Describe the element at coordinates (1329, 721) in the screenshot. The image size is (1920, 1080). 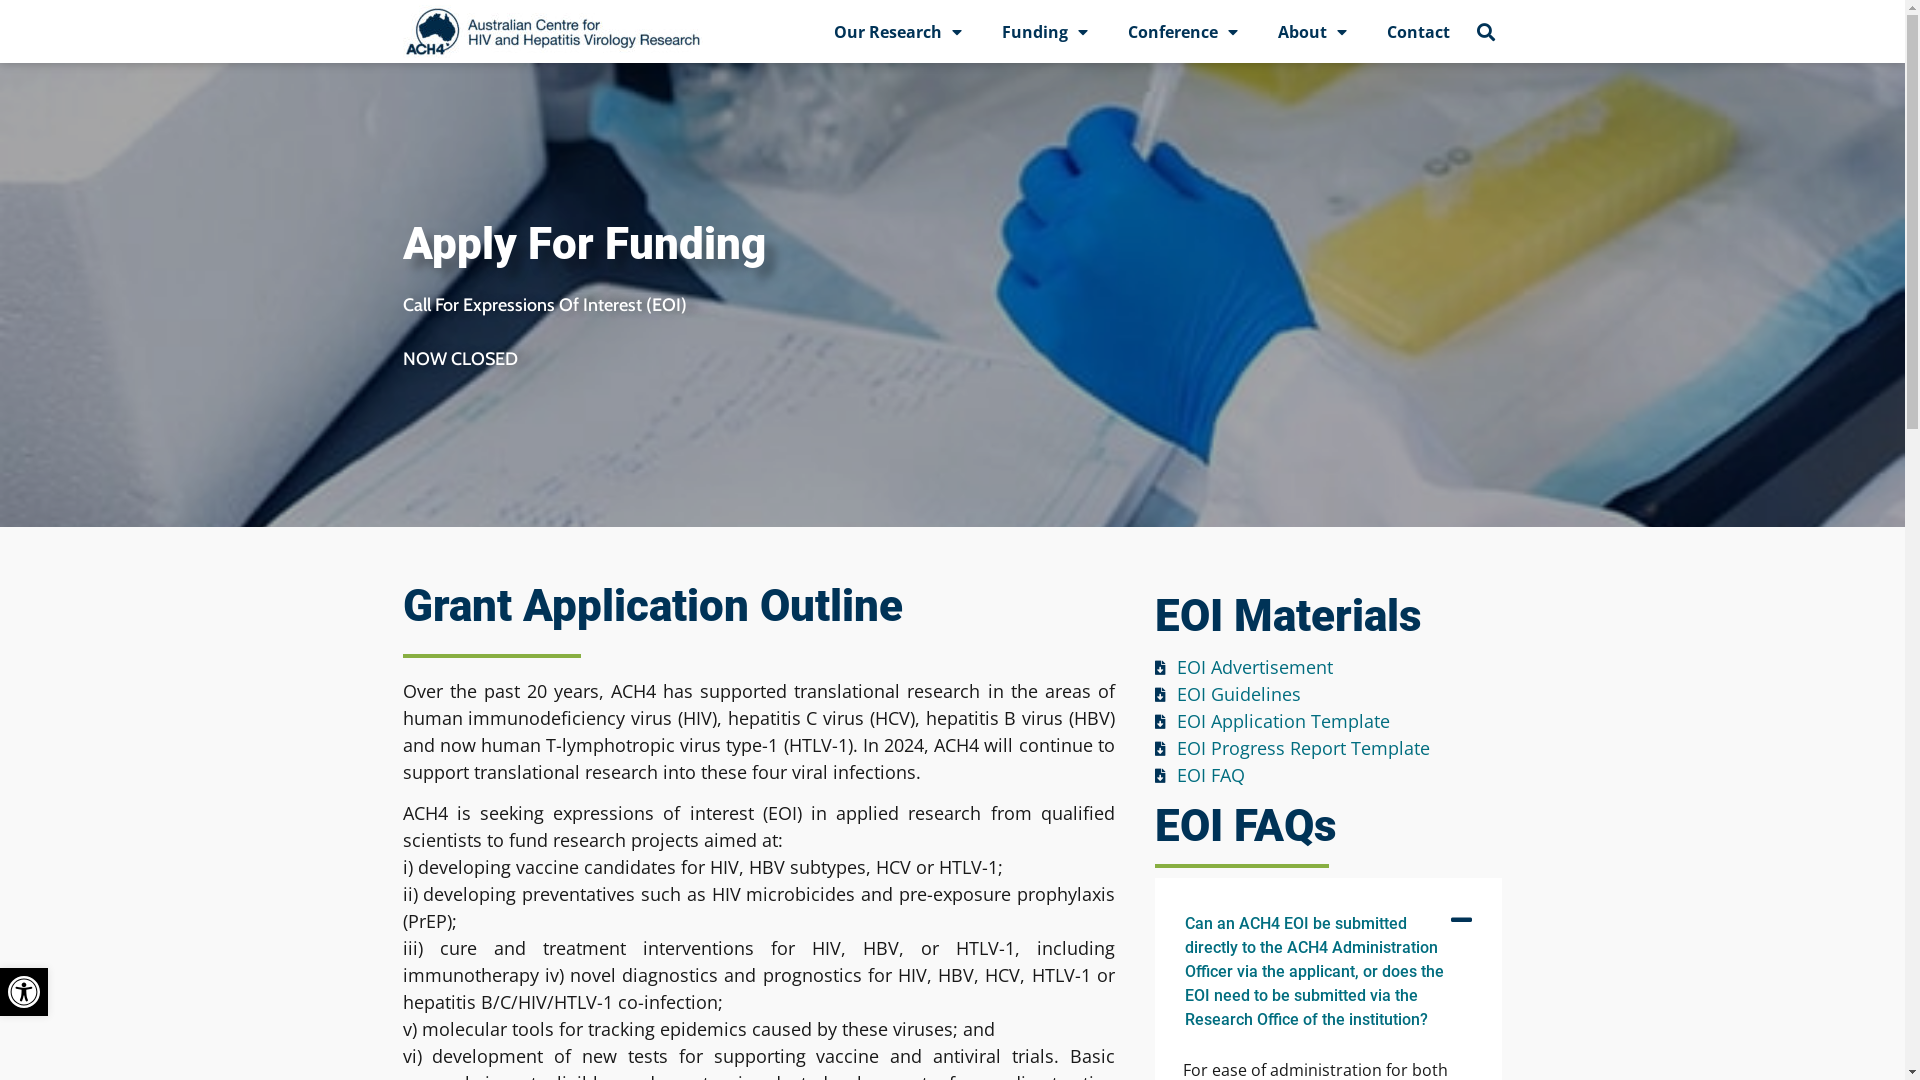
I see `'EOI Application Template'` at that location.